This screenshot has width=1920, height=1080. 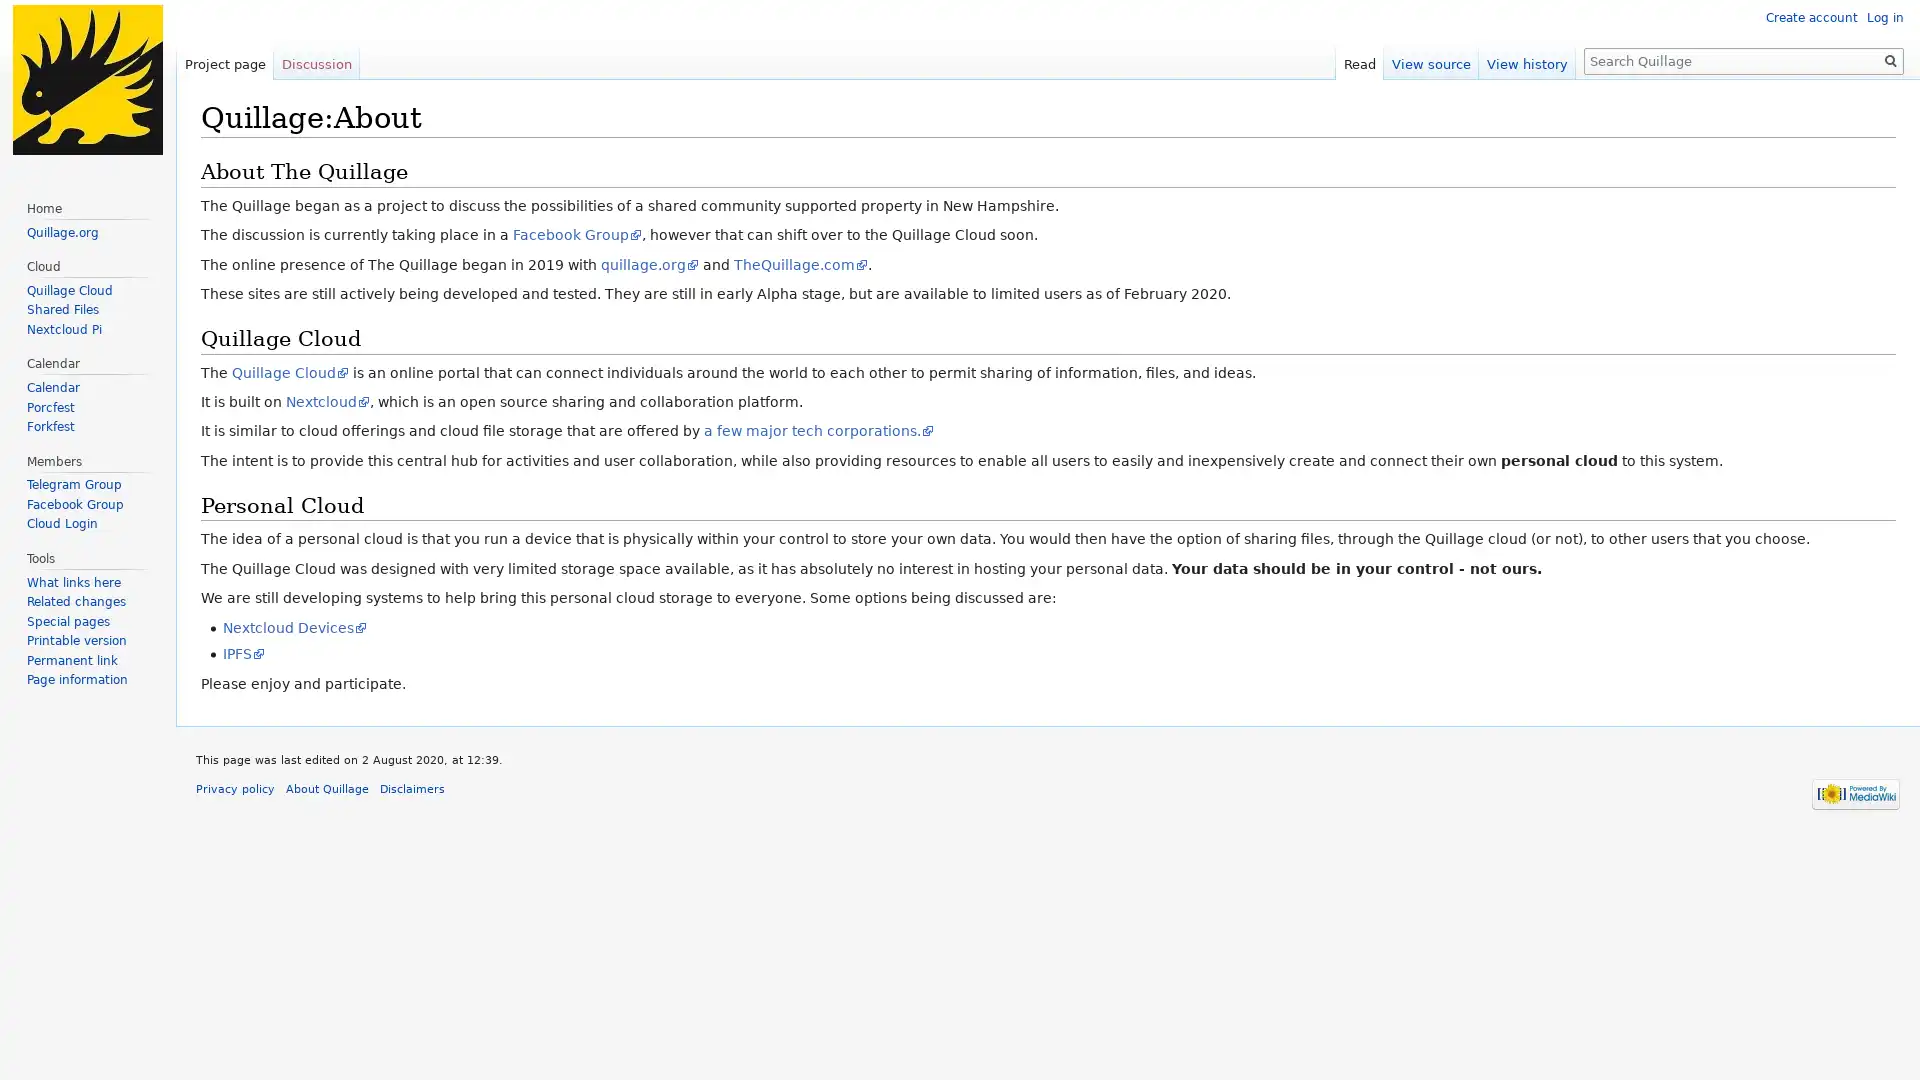 What do you see at coordinates (1890, 60) in the screenshot?
I see `Go` at bounding box center [1890, 60].